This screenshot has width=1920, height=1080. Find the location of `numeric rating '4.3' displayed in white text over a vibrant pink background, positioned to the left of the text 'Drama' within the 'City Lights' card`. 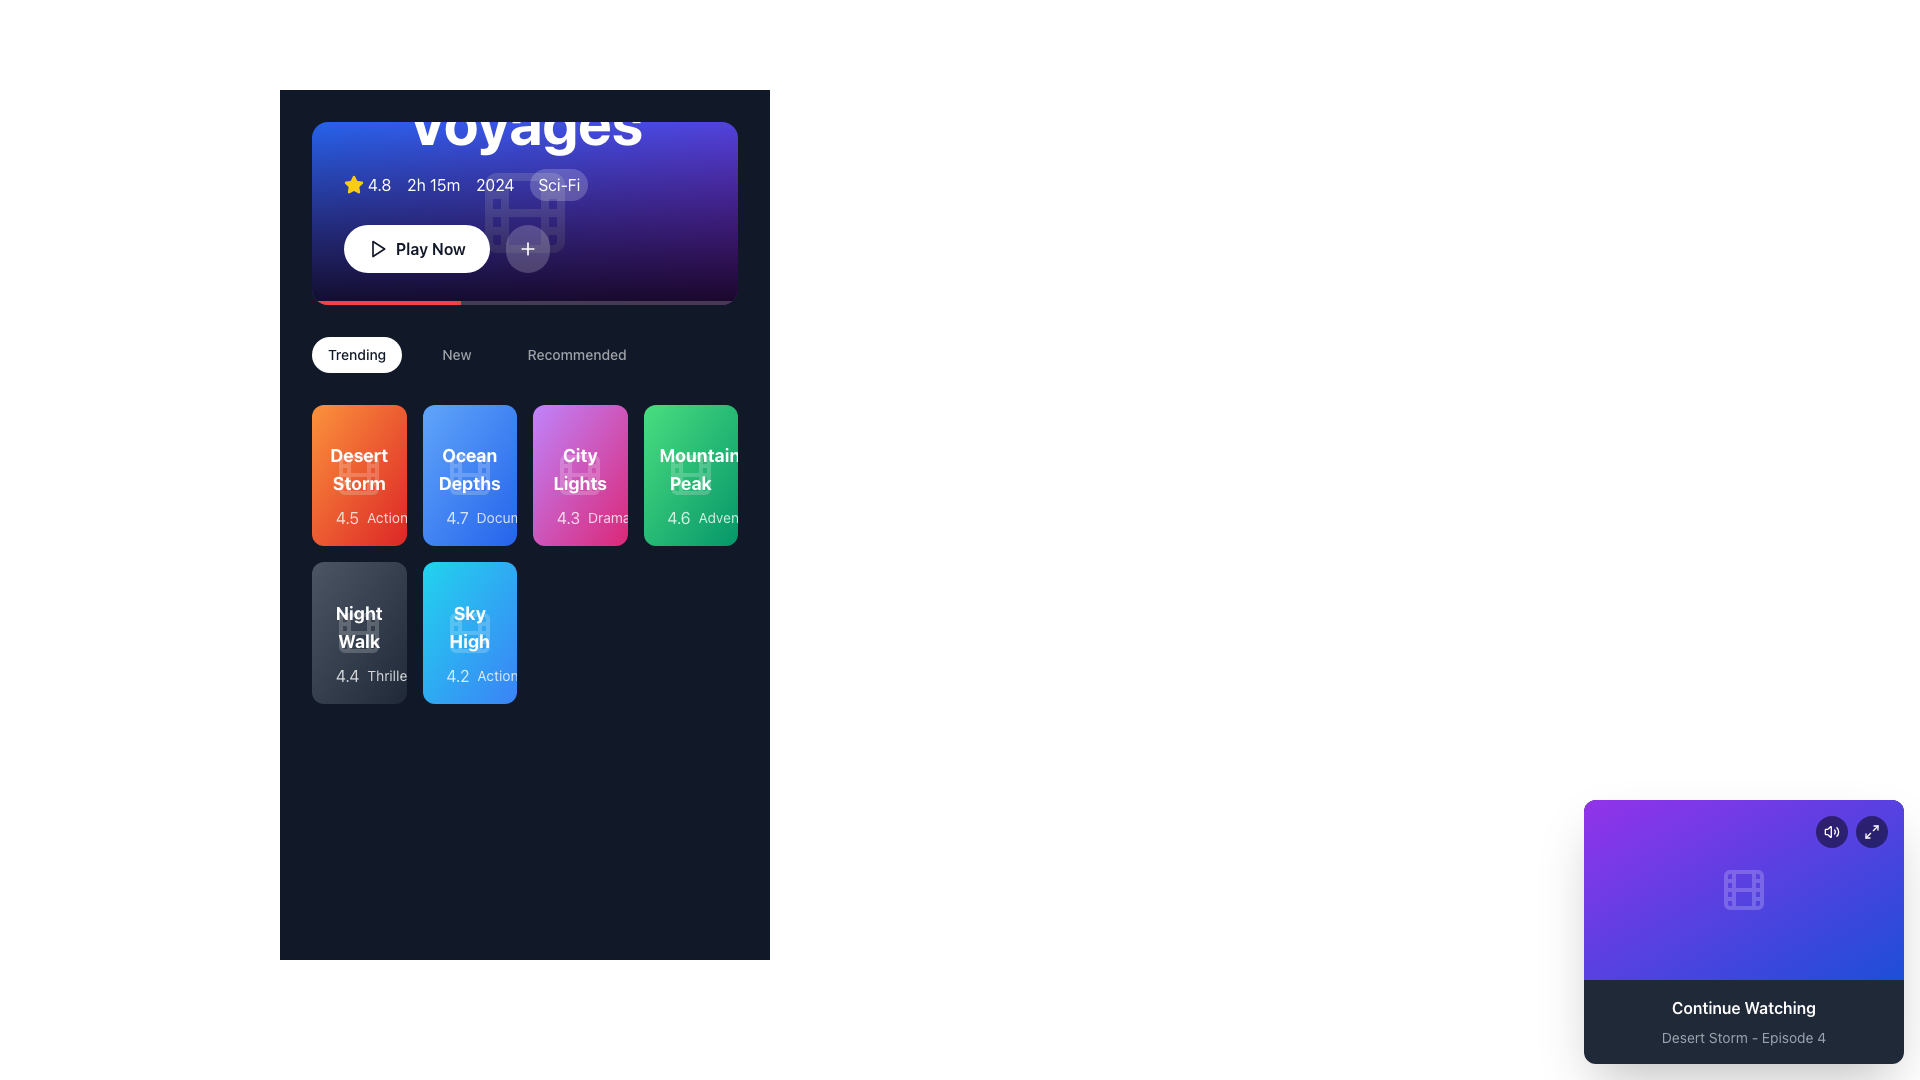

numeric rating '4.3' displayed in white text over a vibrant pink background, positioned to the left of the text 'Drama' within the 'City Lights' card is located at coordinates (567, 517).